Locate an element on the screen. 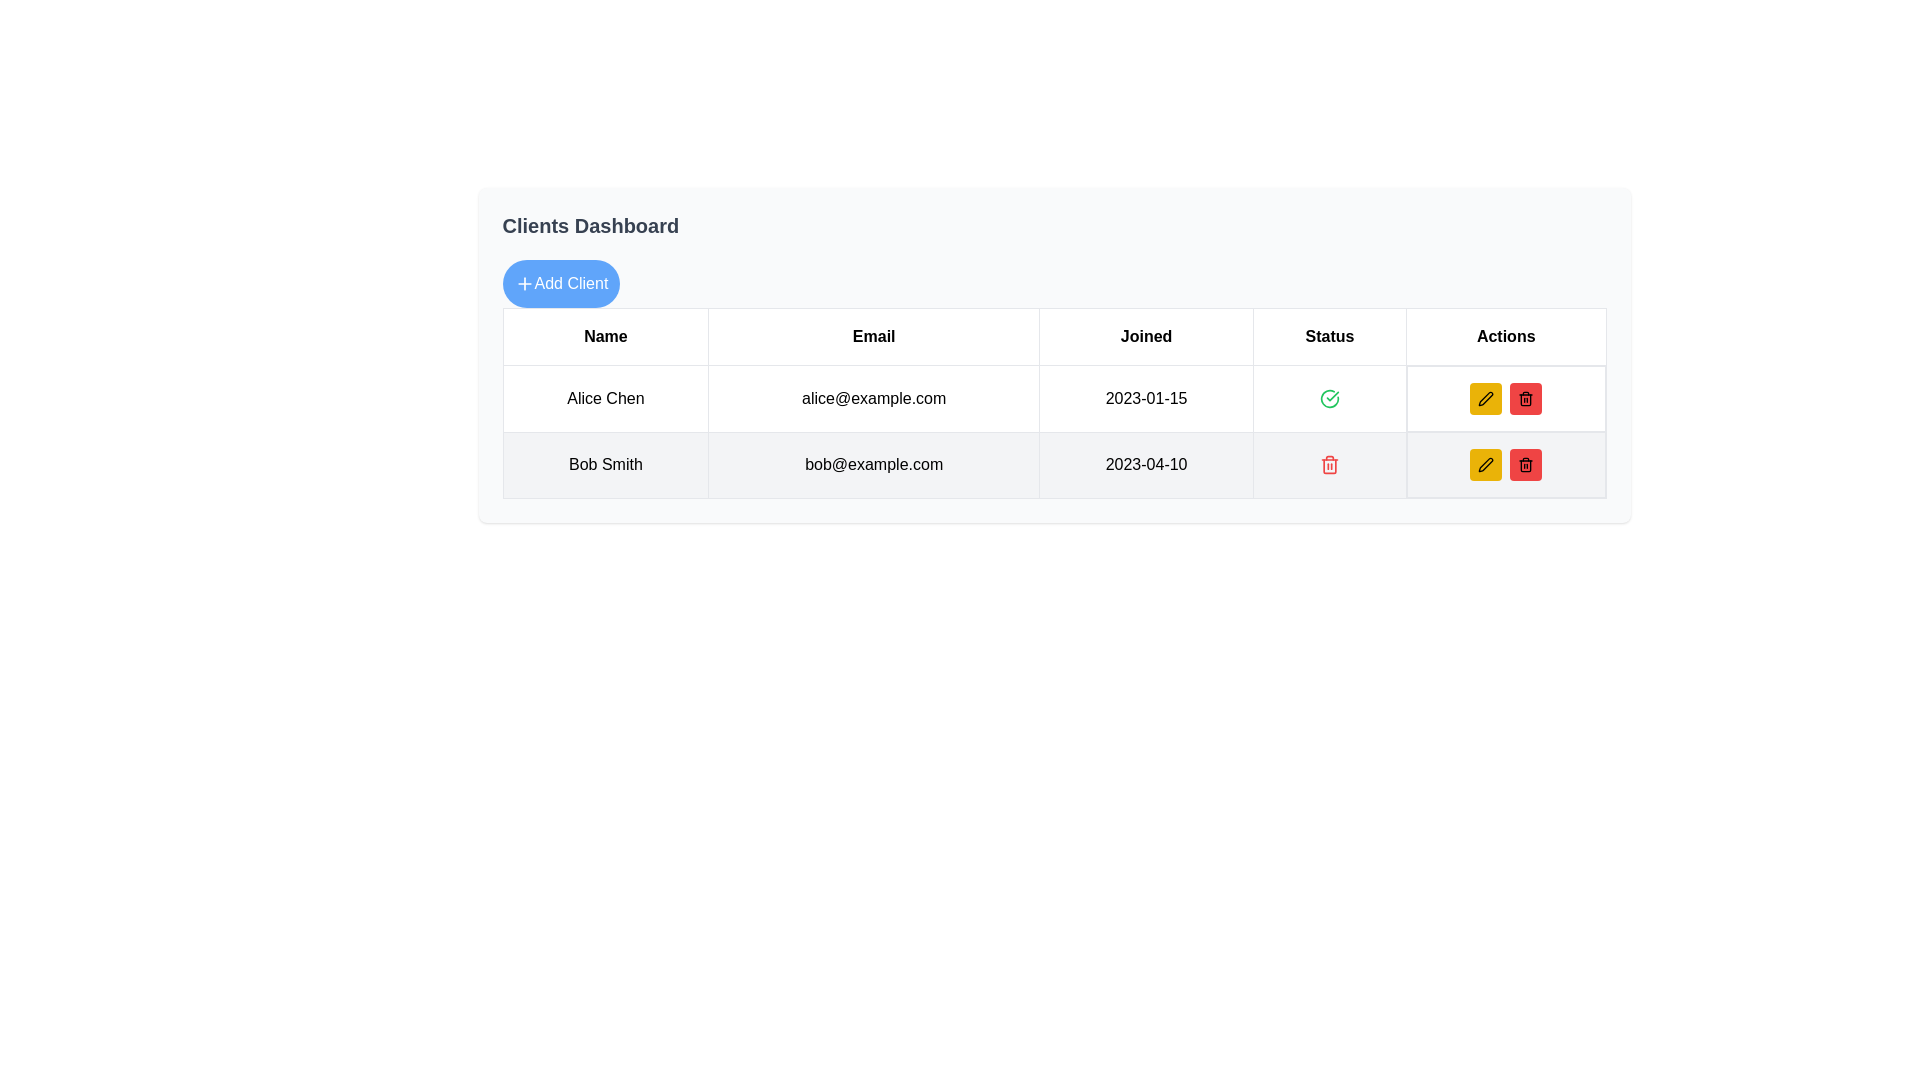  the red trash bin icon button located in the Actions column of the second row of the table, which represents the delete action is located at coordinates (1525, 465).